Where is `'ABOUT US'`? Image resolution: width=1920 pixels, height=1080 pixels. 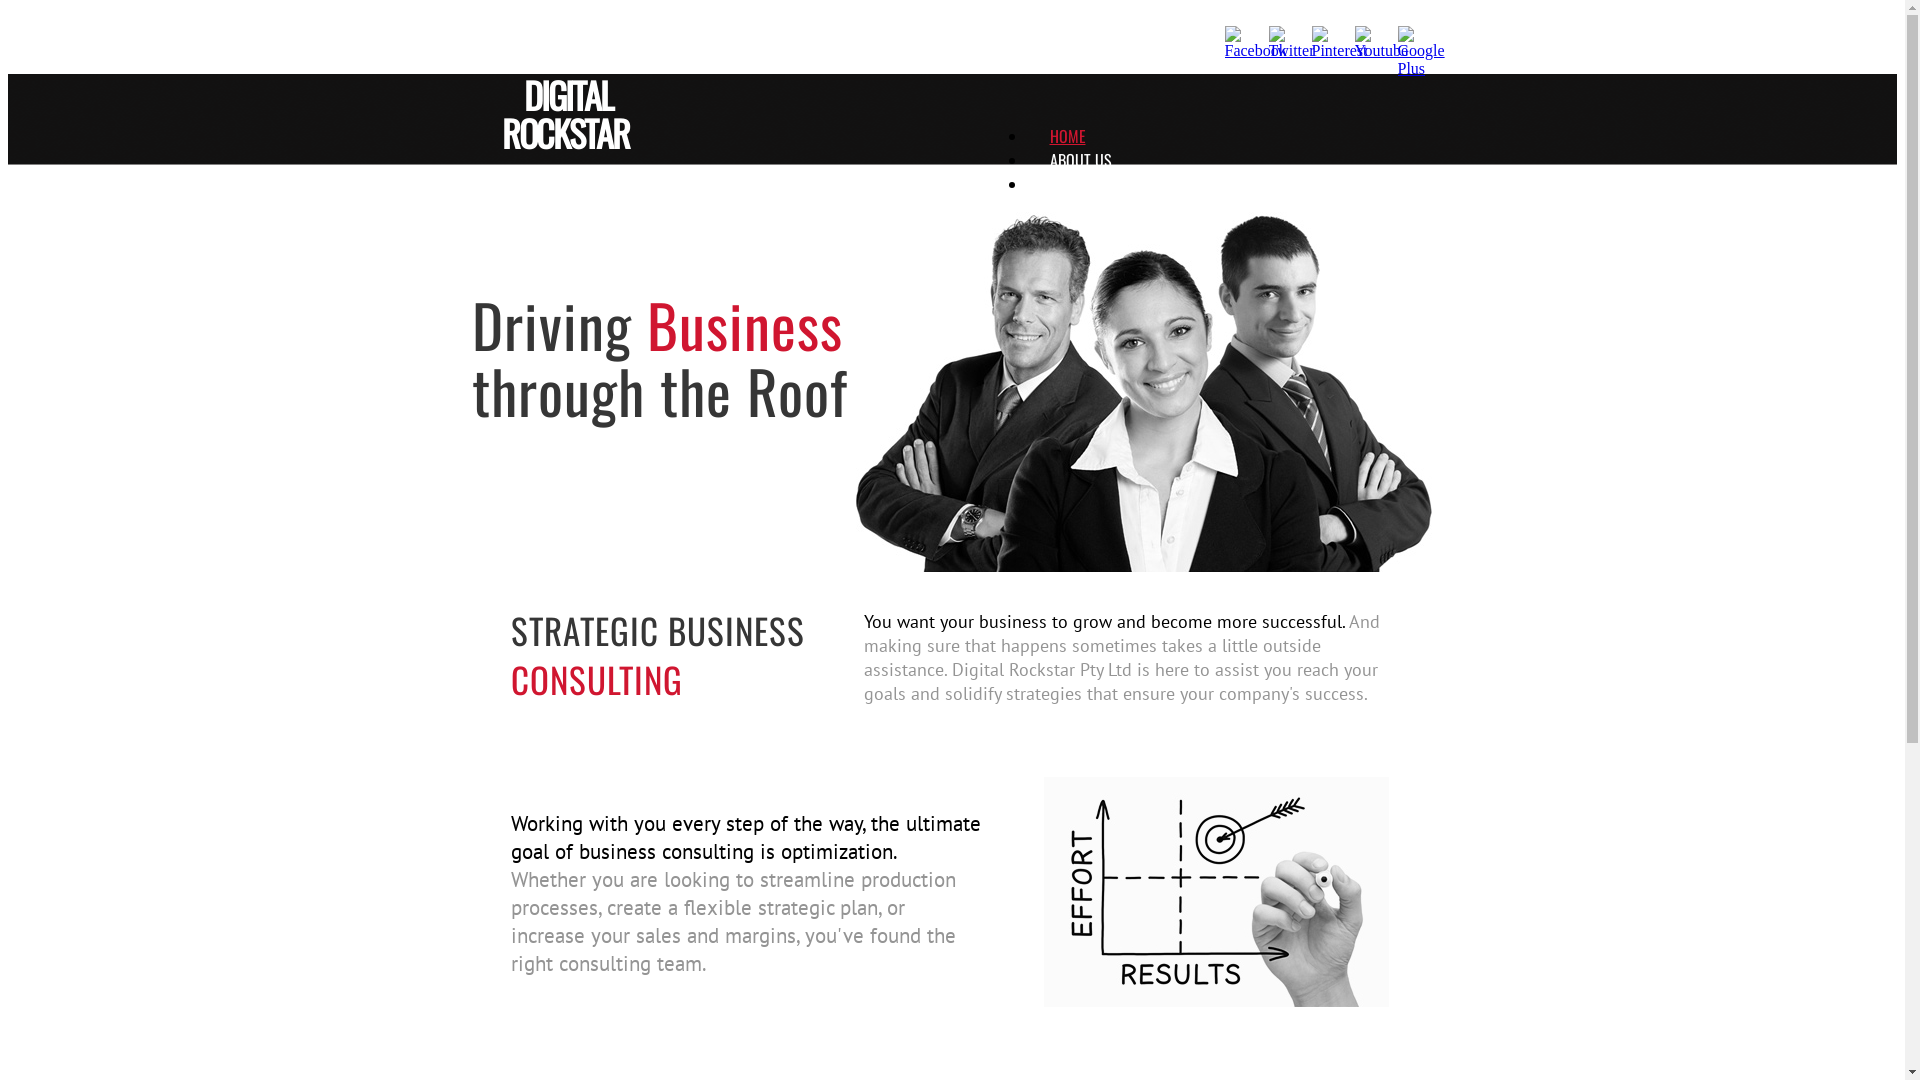
'ABOUT US' is located at coordinates (1049, 158).